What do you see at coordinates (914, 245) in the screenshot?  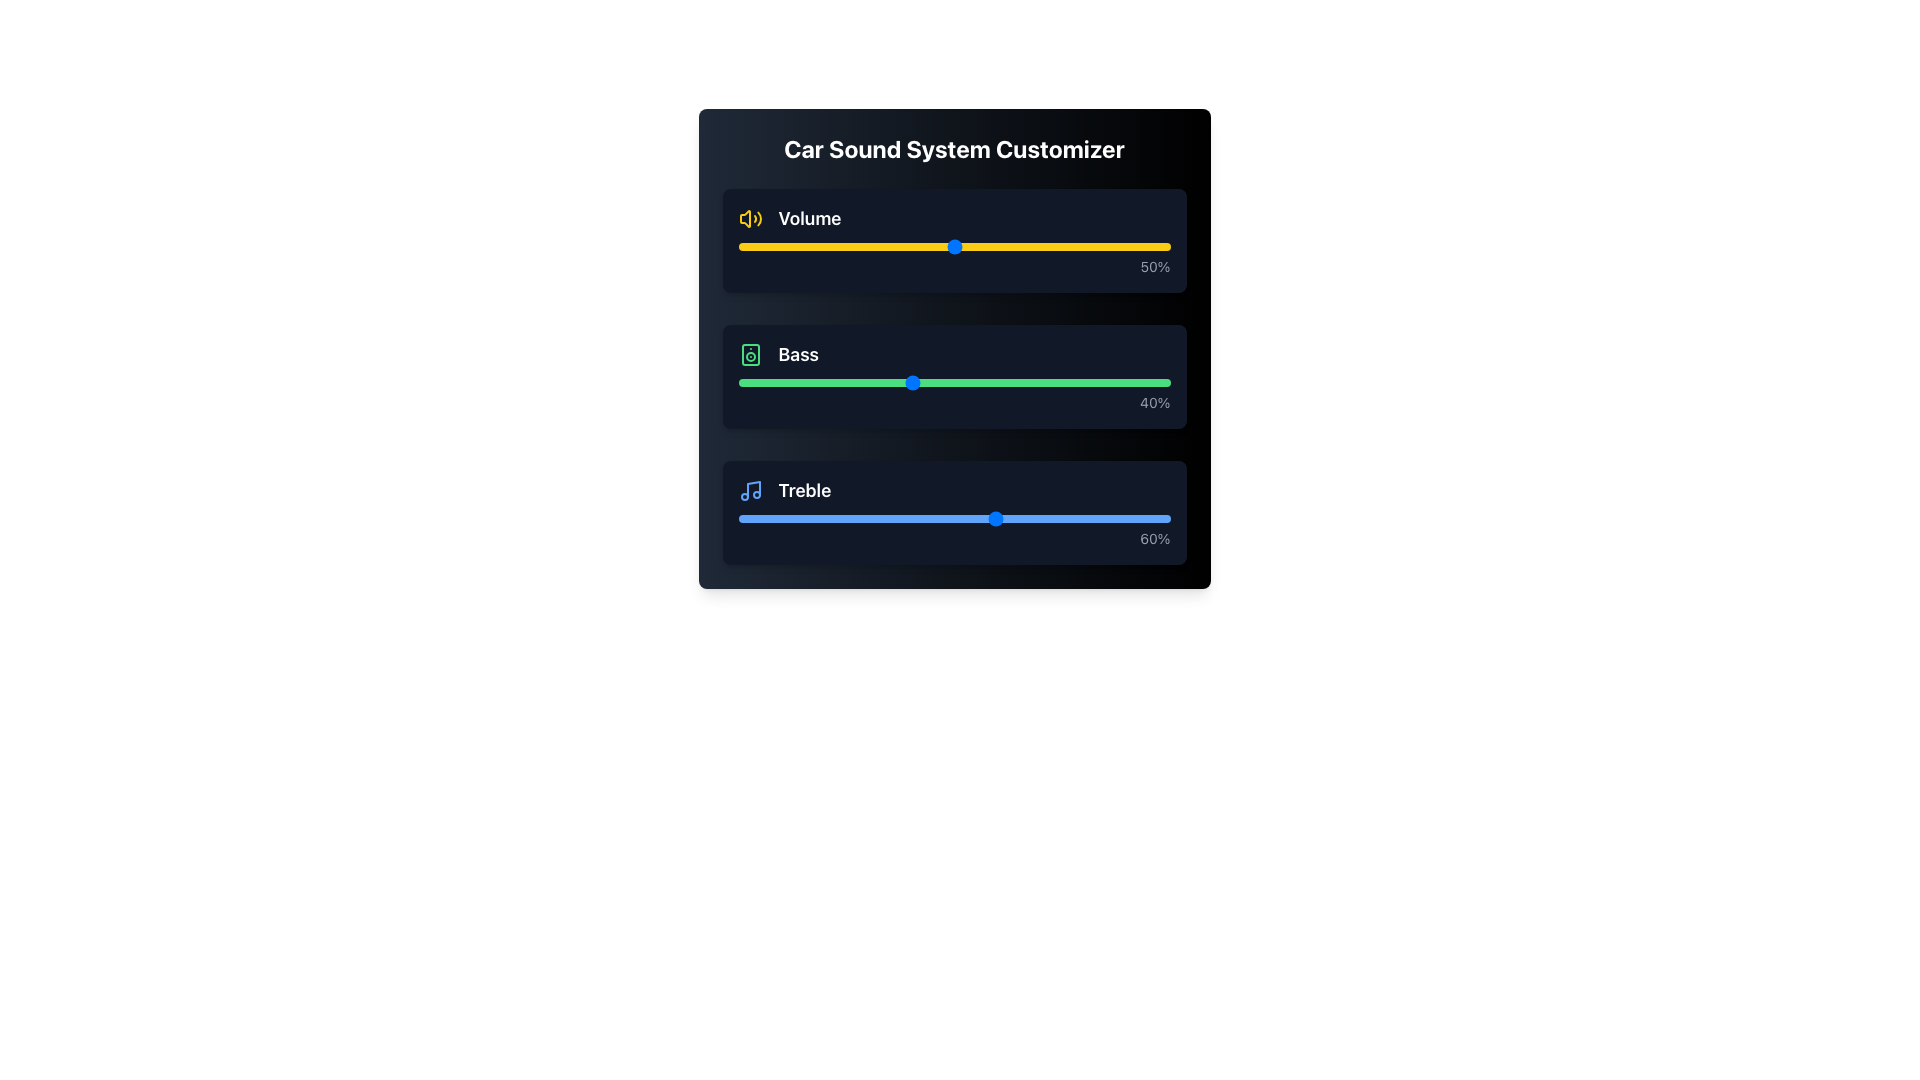 I see `volume` at bounding box center [914, 245].